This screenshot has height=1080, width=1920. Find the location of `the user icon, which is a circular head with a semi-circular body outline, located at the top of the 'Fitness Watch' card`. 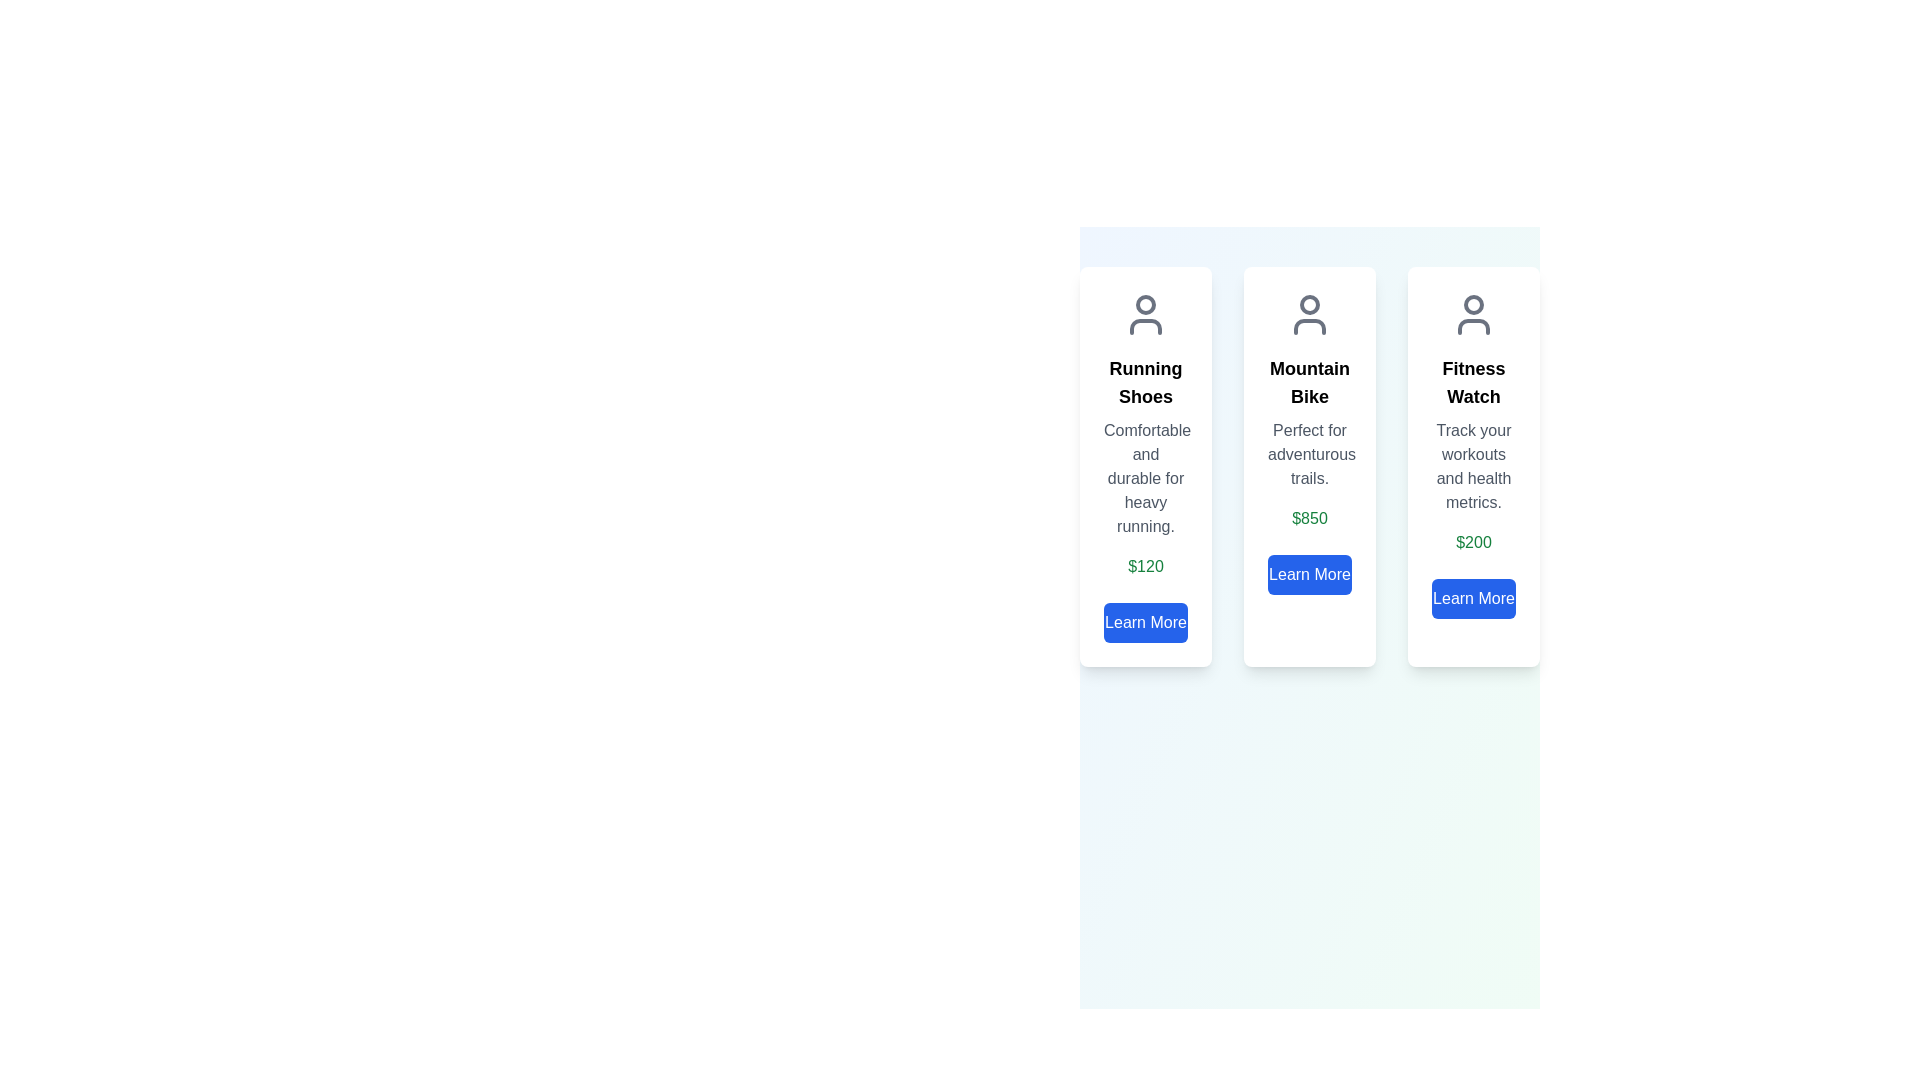

the user icon, which is a circular head with a semi-circular body outline, located at the top of the 'Fitness Watch' card is located at coordinates (1473, 315).